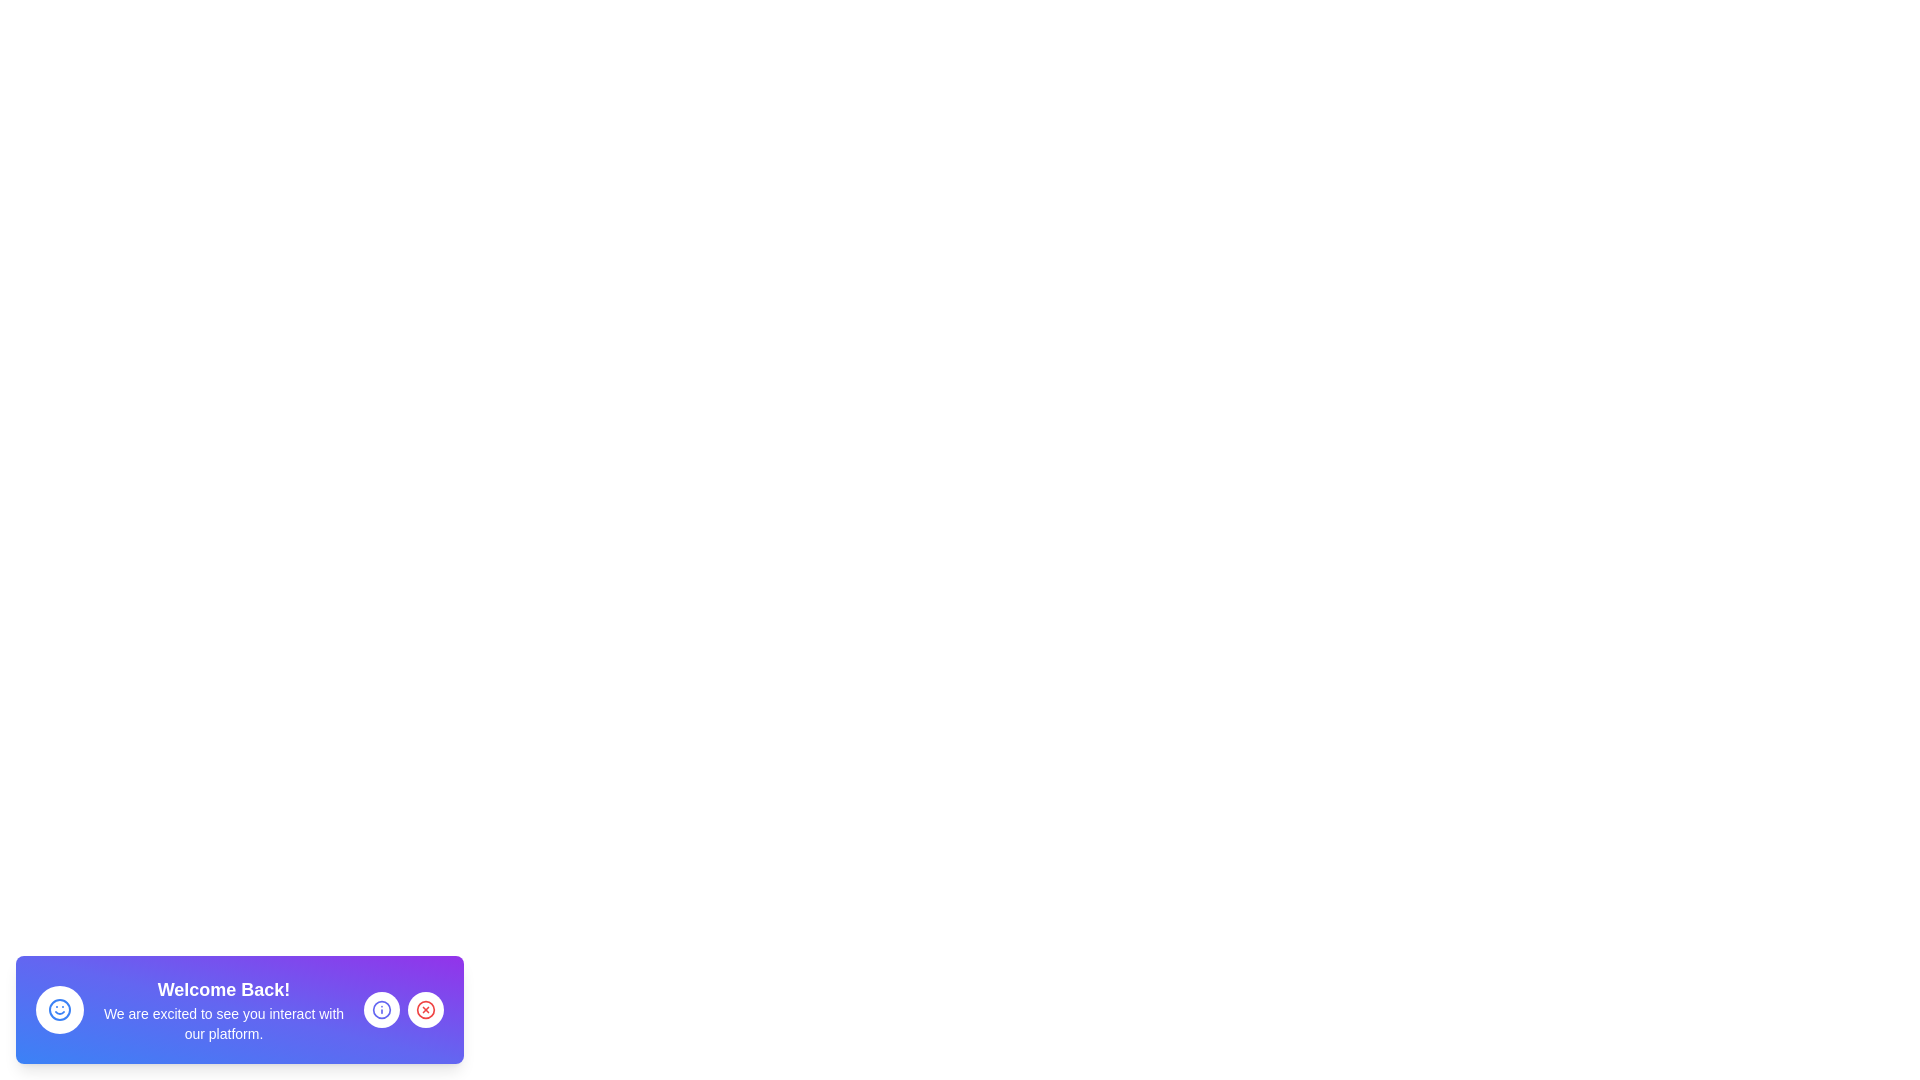 The height and width of the screenshot is (1080, 1920). What do you see at coordinates (382, 1010) in the screenshot?
I see `the information button to receive more information` at bounding box center [382, 1010].